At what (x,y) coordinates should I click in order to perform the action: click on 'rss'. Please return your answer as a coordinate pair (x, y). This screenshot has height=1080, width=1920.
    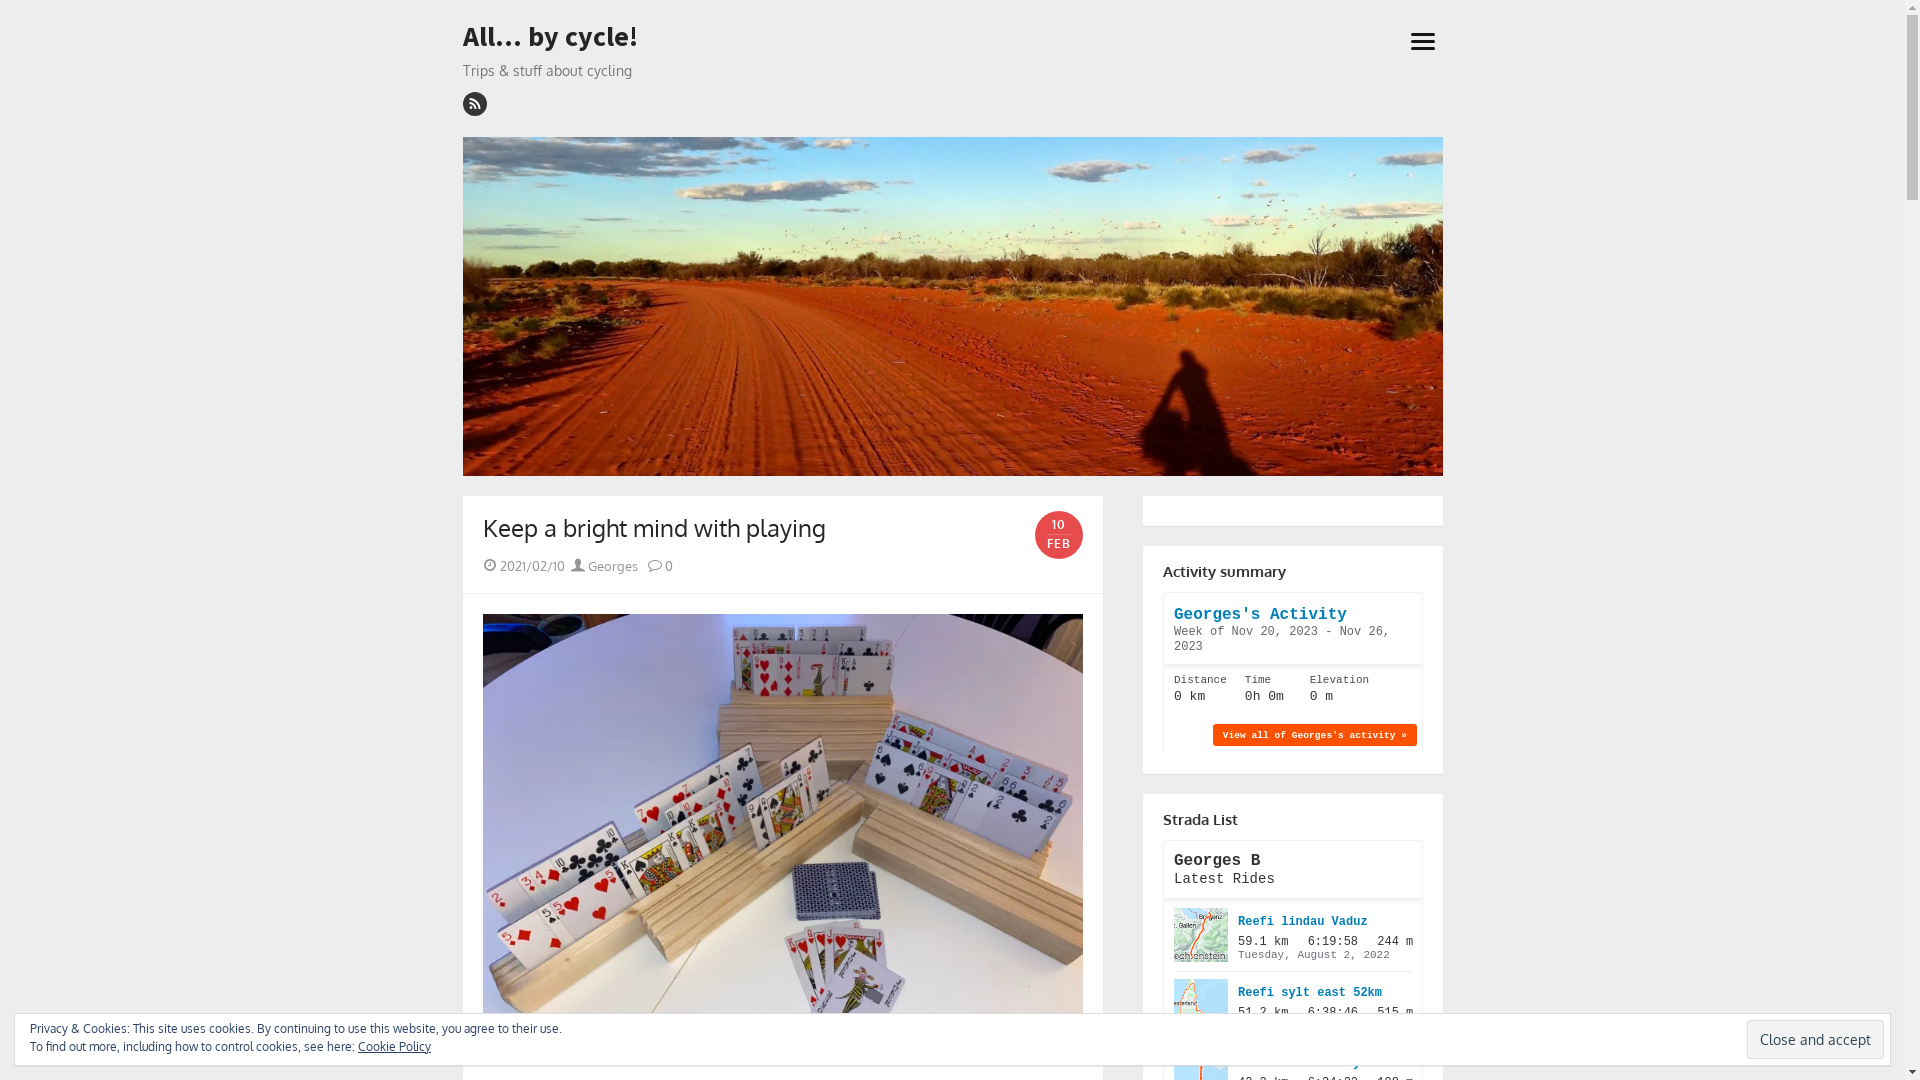
    Looking at the image, I should click on (460, 104).